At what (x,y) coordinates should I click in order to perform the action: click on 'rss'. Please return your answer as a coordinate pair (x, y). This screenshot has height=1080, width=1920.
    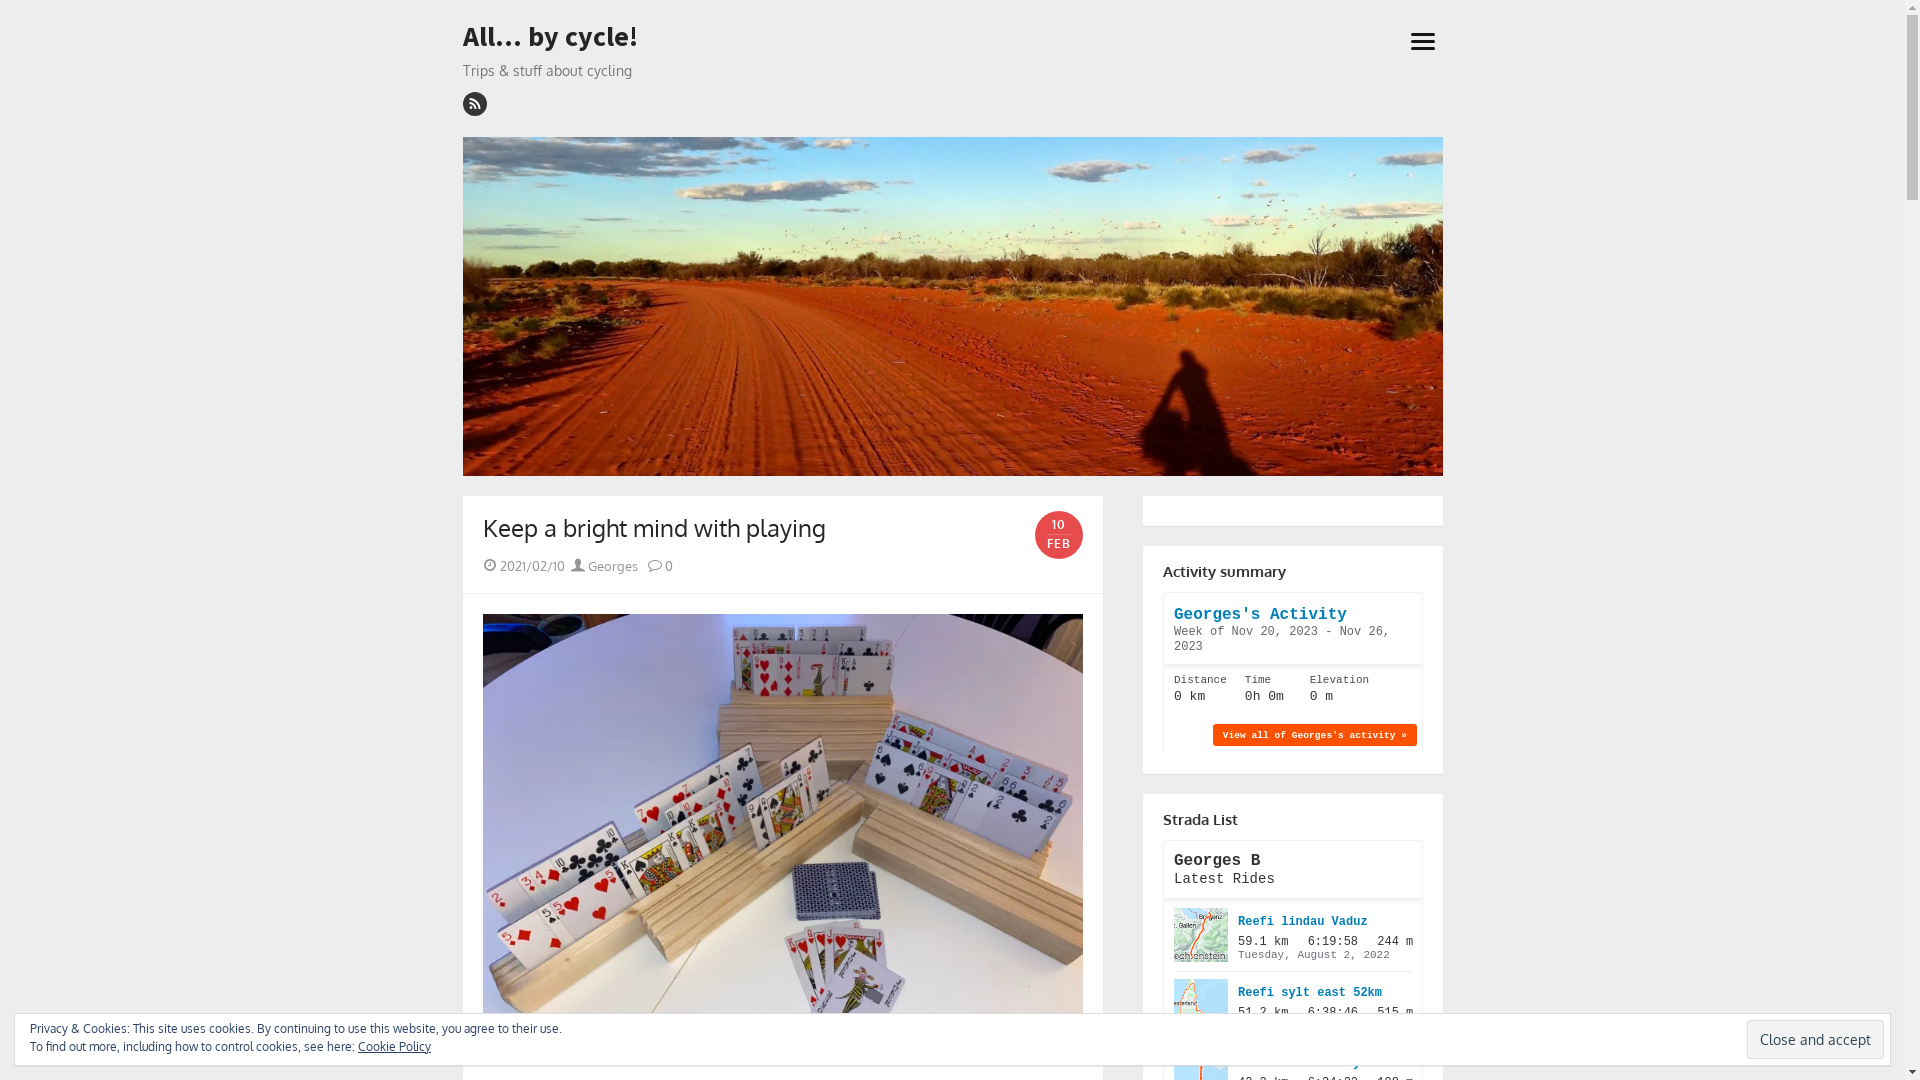
    Looking at the image, I should click on (460, 104).